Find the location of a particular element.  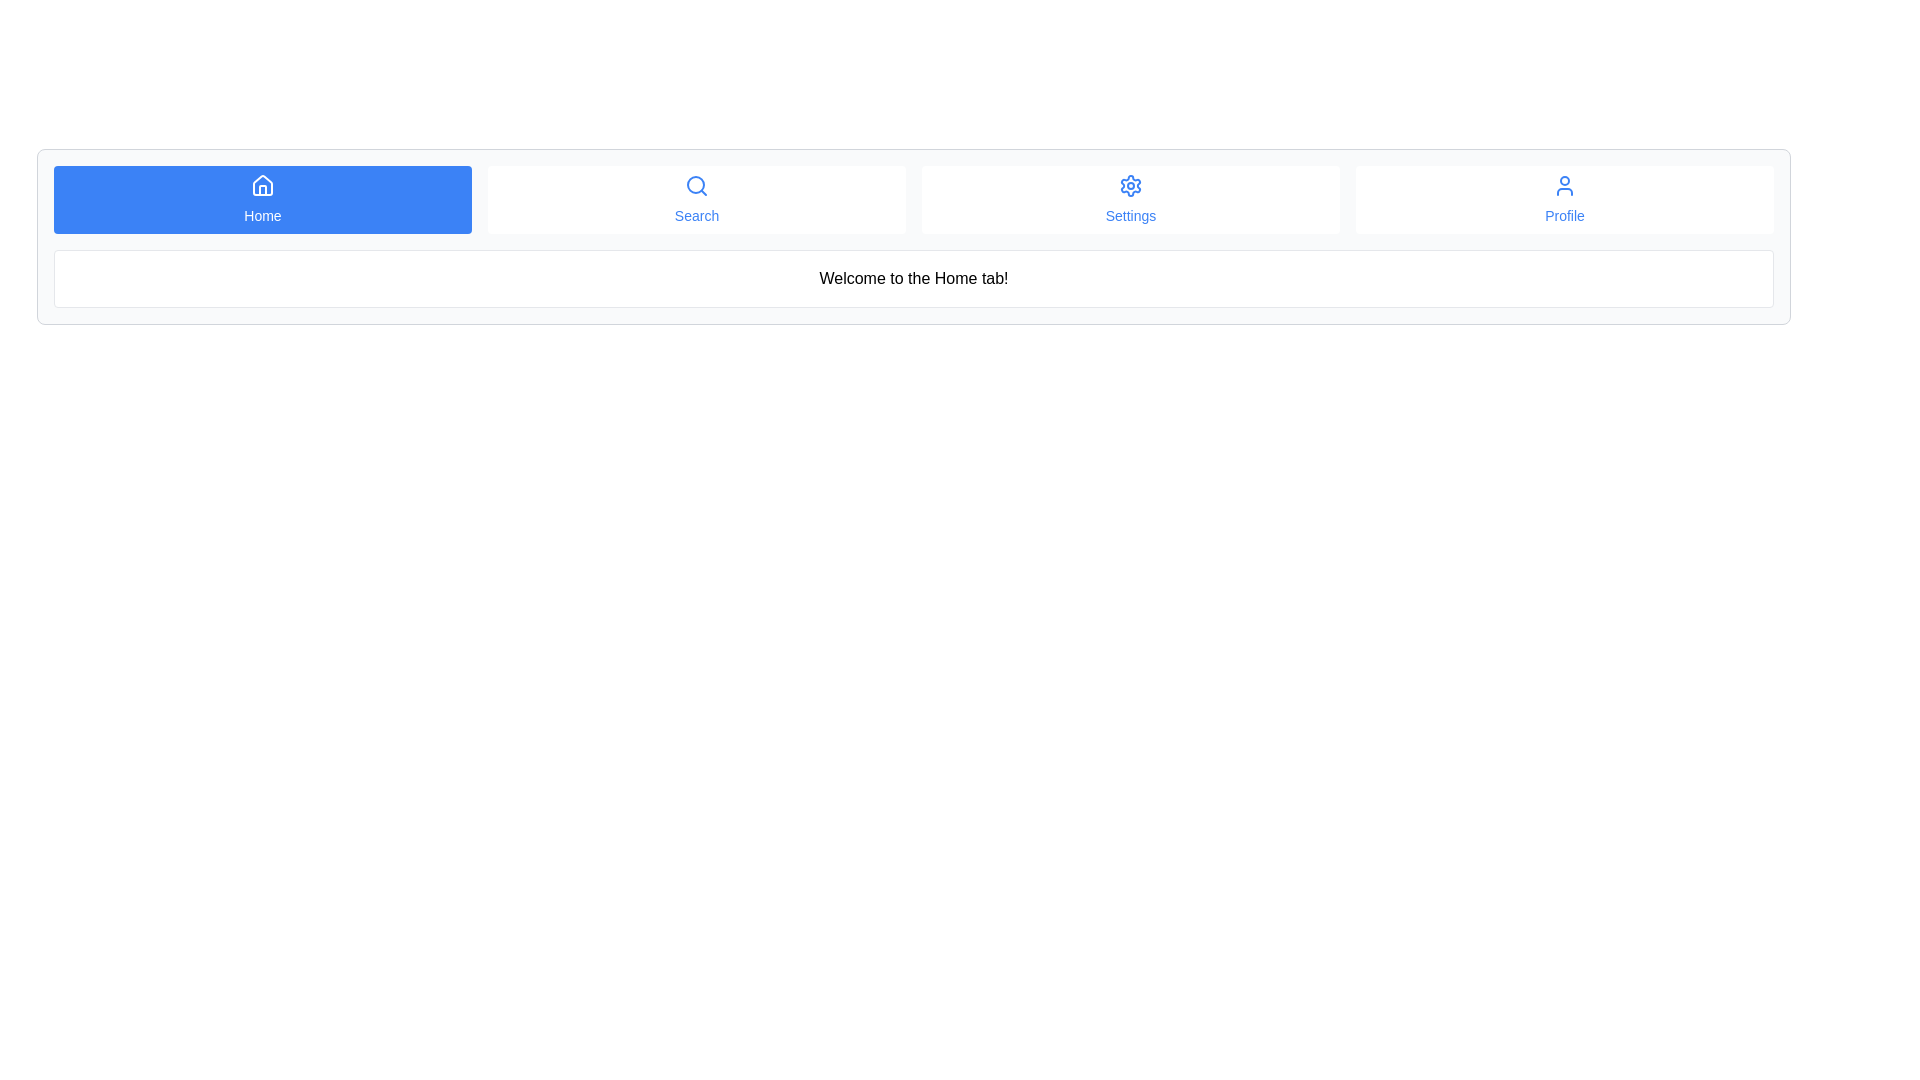

the 'Search' button with a white background and blue text, located second from the left in the navigation bar is located at coordinates (696, 200).